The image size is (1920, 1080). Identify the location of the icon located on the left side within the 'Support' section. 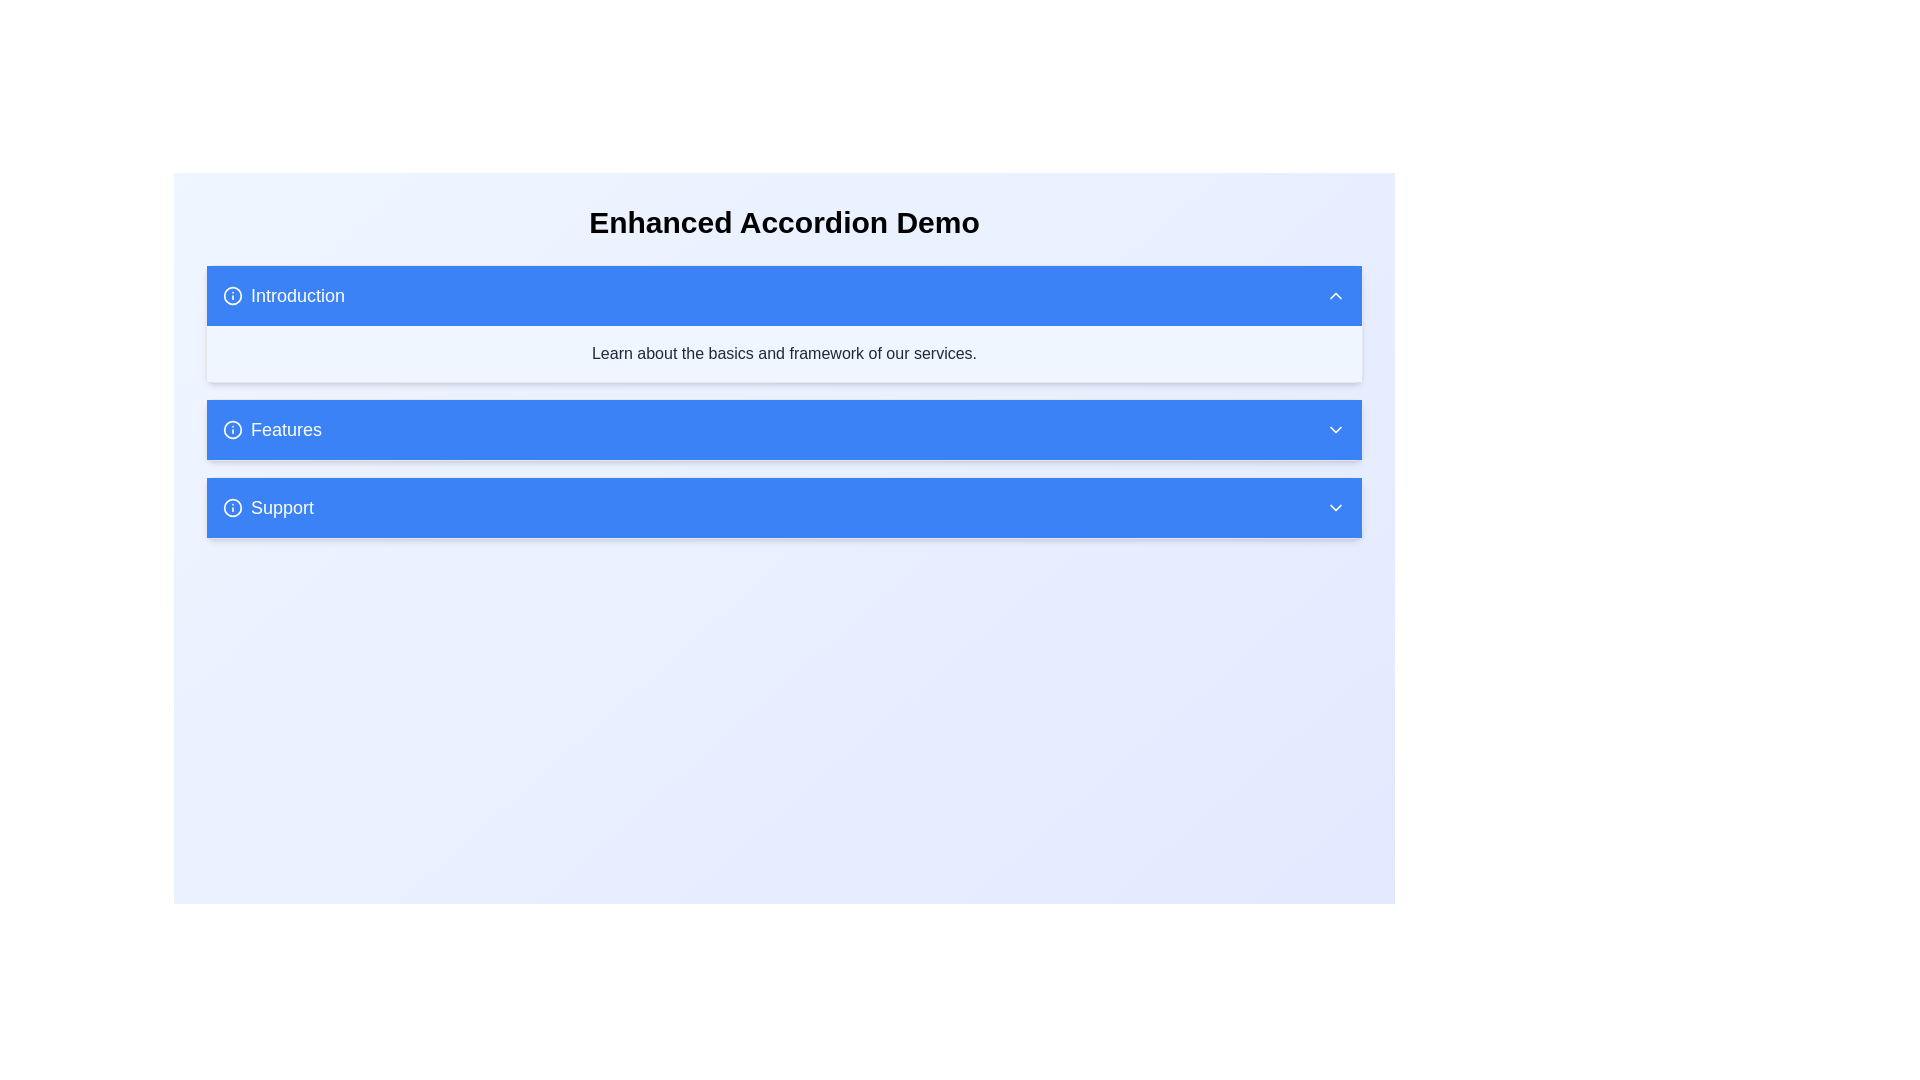
(233, 507).